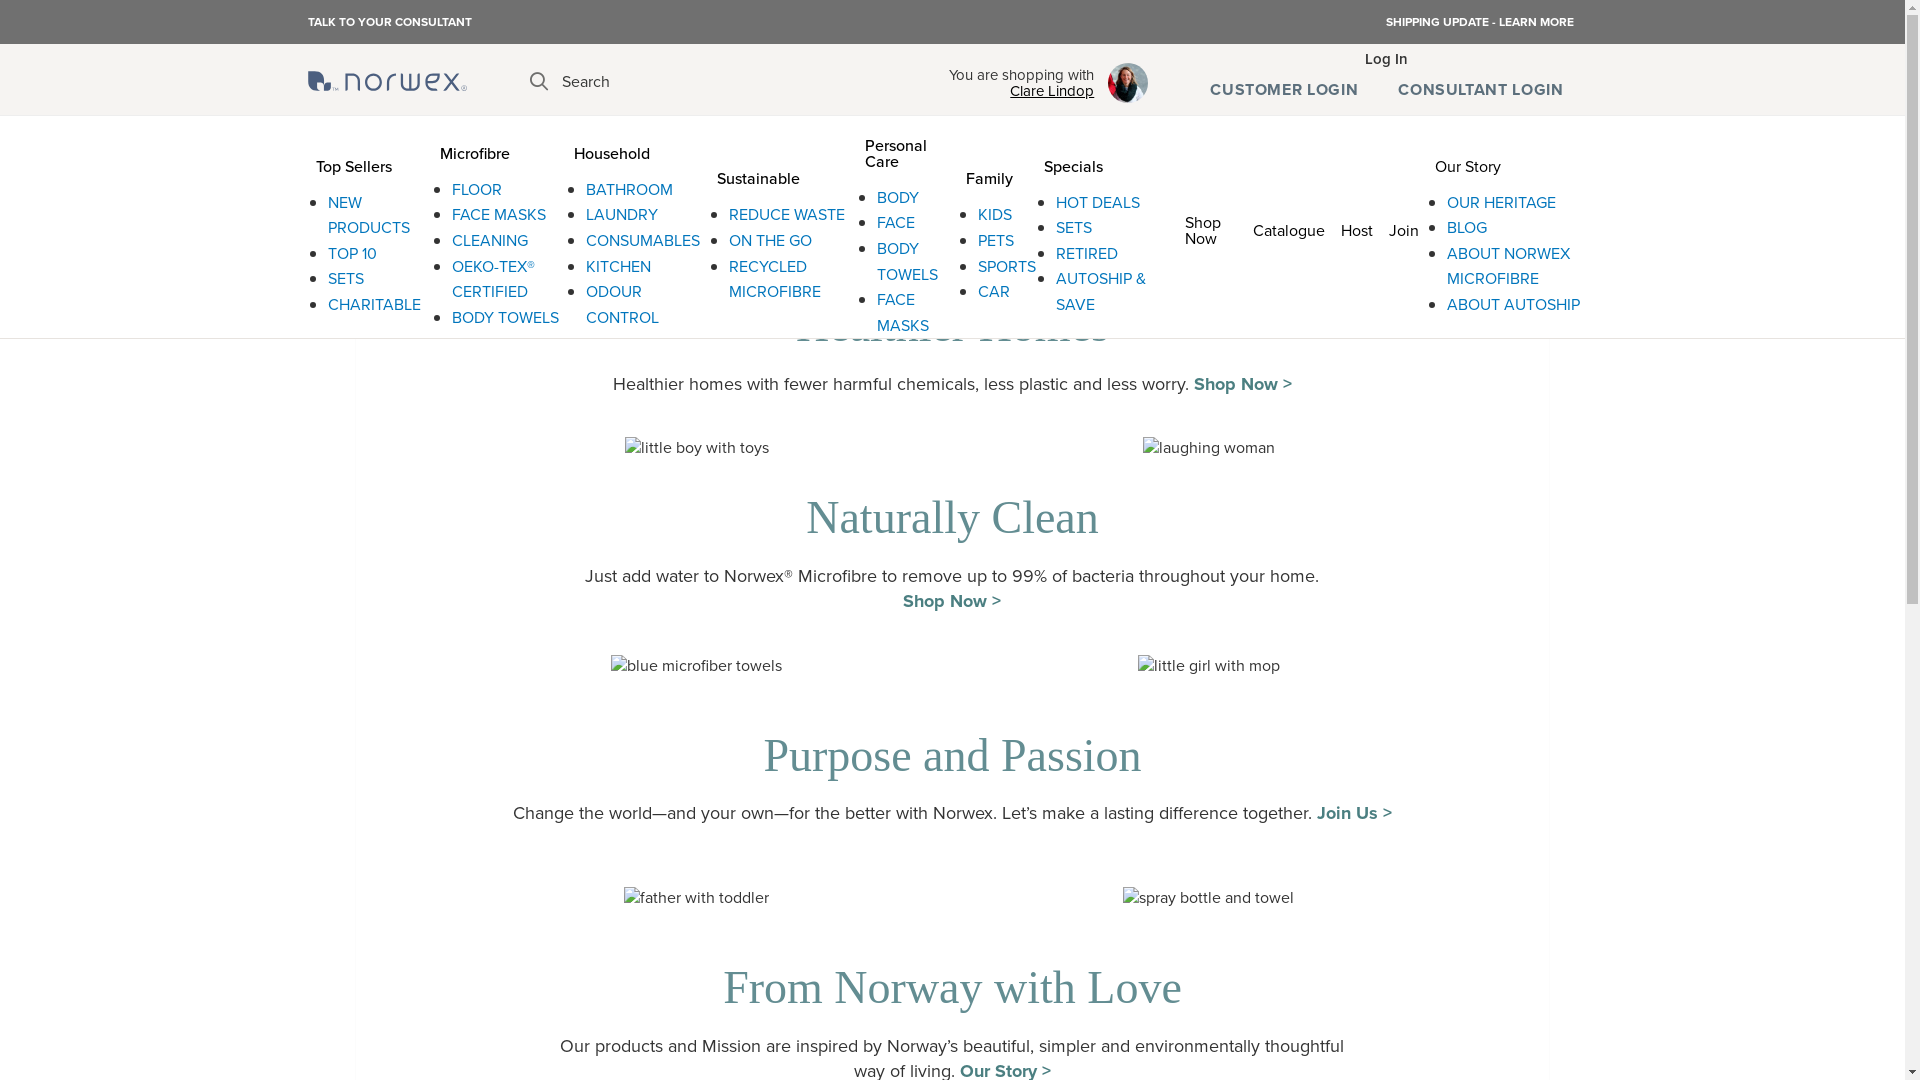 This screenshot has height=1080, width=1920. Describe the element at coordinates (786, 214) in the screenshot. I see `'REDUCE WASTE'` at that location.